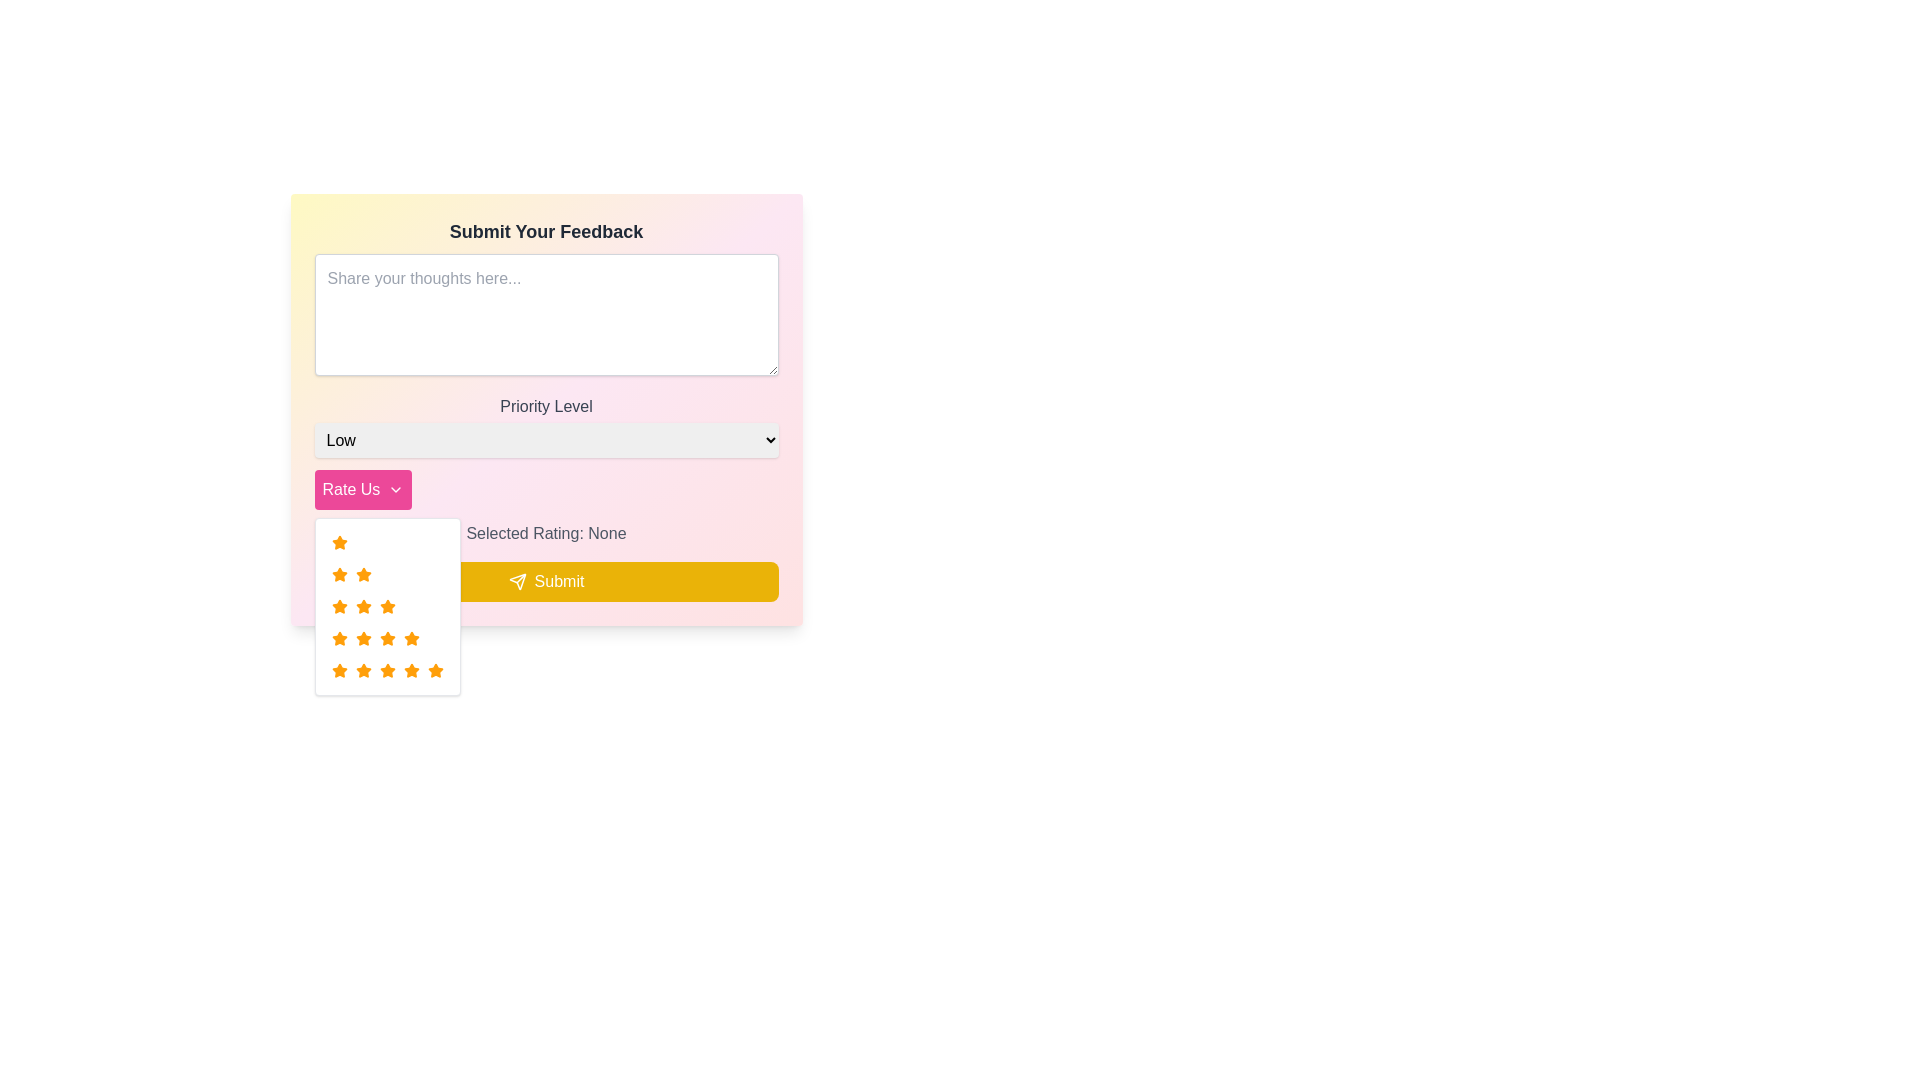 The width and height of the screenshot is (1920, 1080). Describe the element at coordinates (387, 671) in the screenshot. I see `the fifth star in the interactive rating control under the 'Rate Us' button` at that location.